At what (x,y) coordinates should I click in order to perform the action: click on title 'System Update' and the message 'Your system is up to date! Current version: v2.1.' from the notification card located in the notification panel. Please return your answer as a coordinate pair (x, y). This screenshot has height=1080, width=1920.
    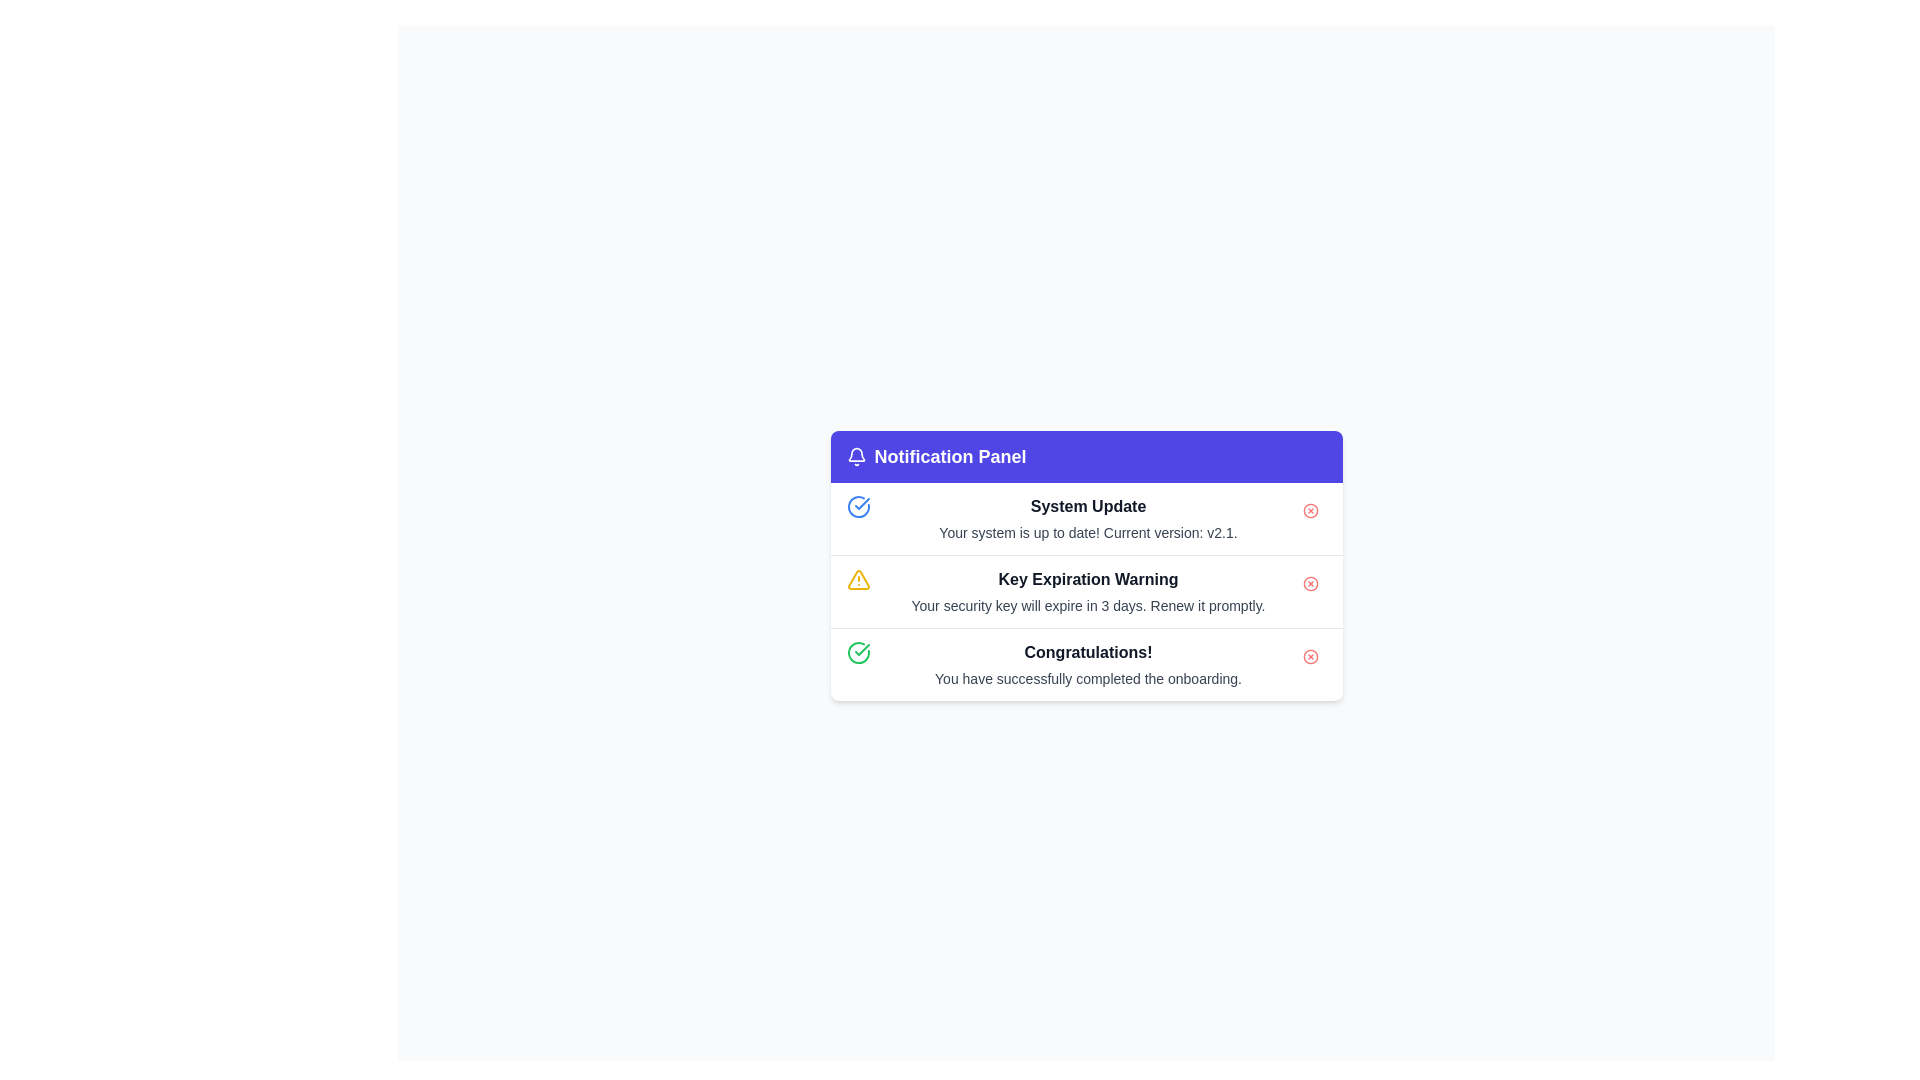
    Looking at the image, I should click on (1085, 518).